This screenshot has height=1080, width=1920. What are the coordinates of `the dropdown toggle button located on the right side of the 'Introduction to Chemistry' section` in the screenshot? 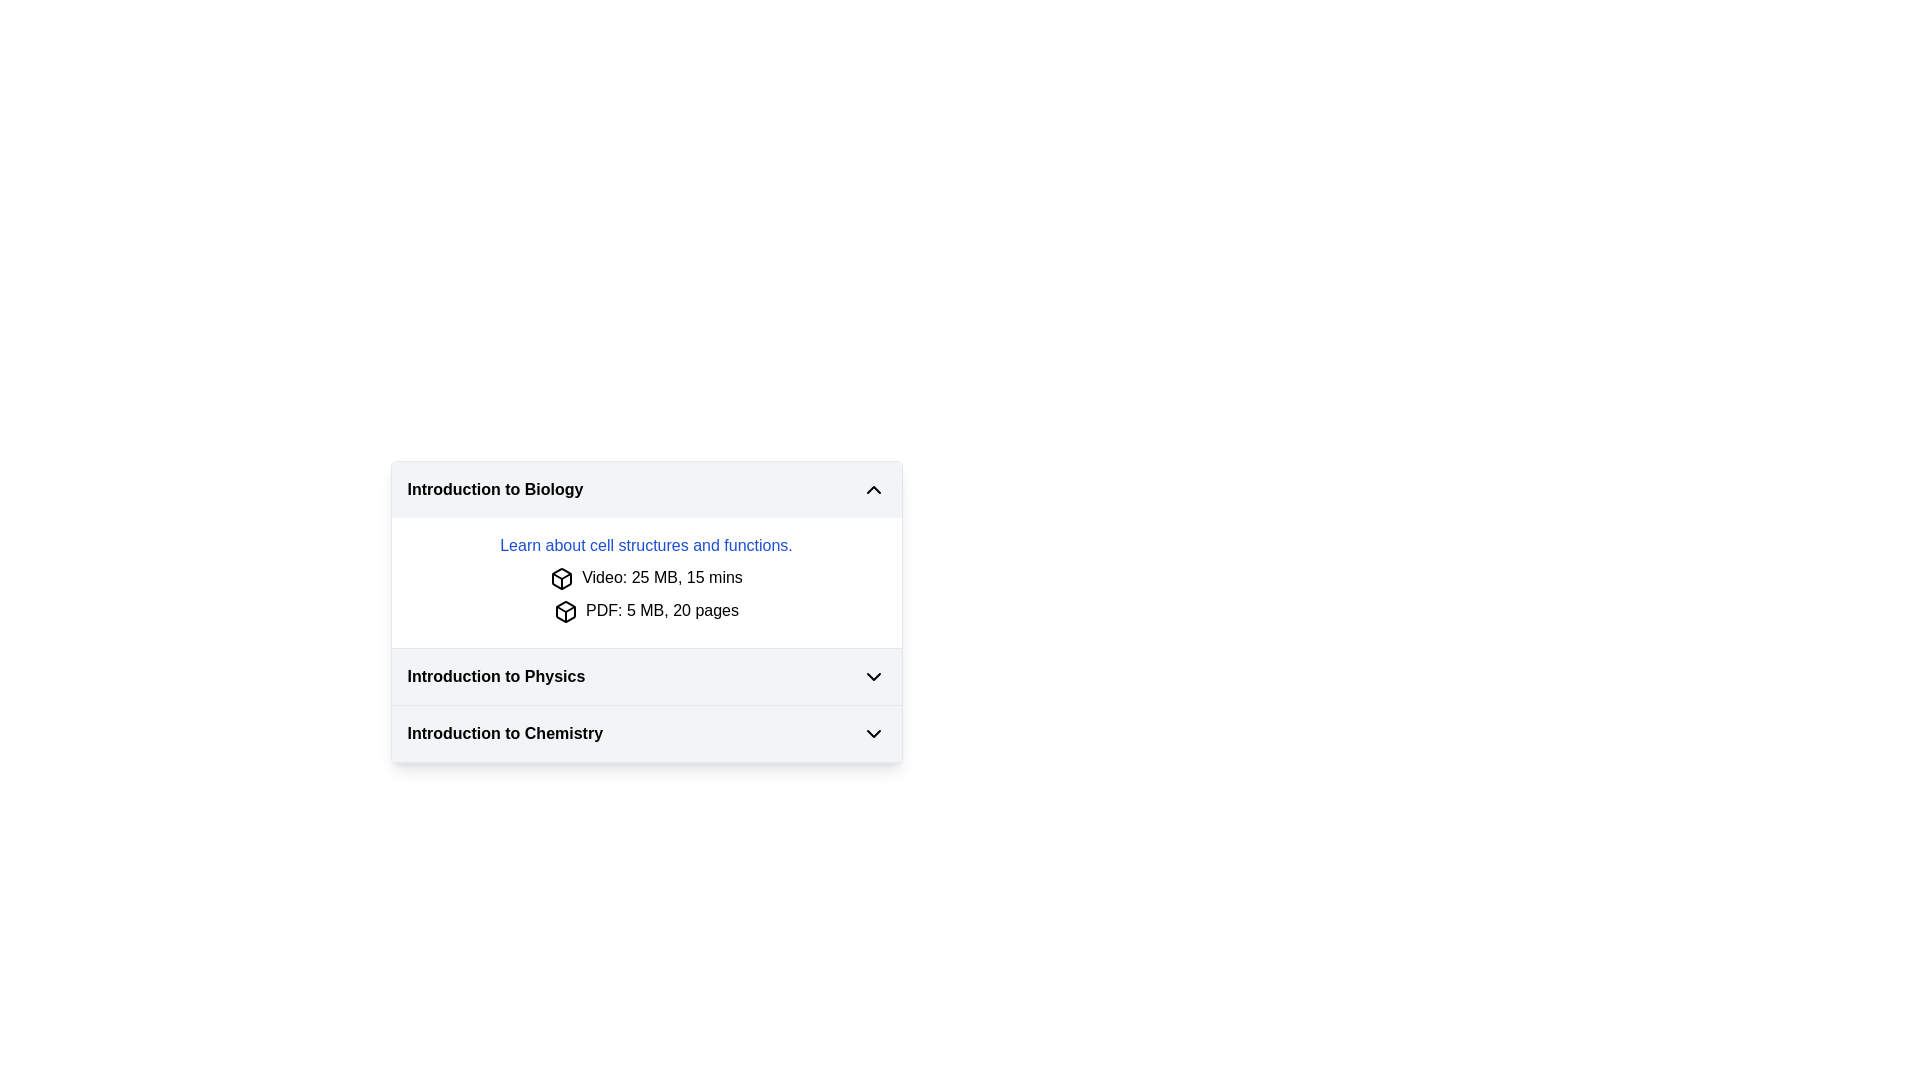 It's located at (873, 733).